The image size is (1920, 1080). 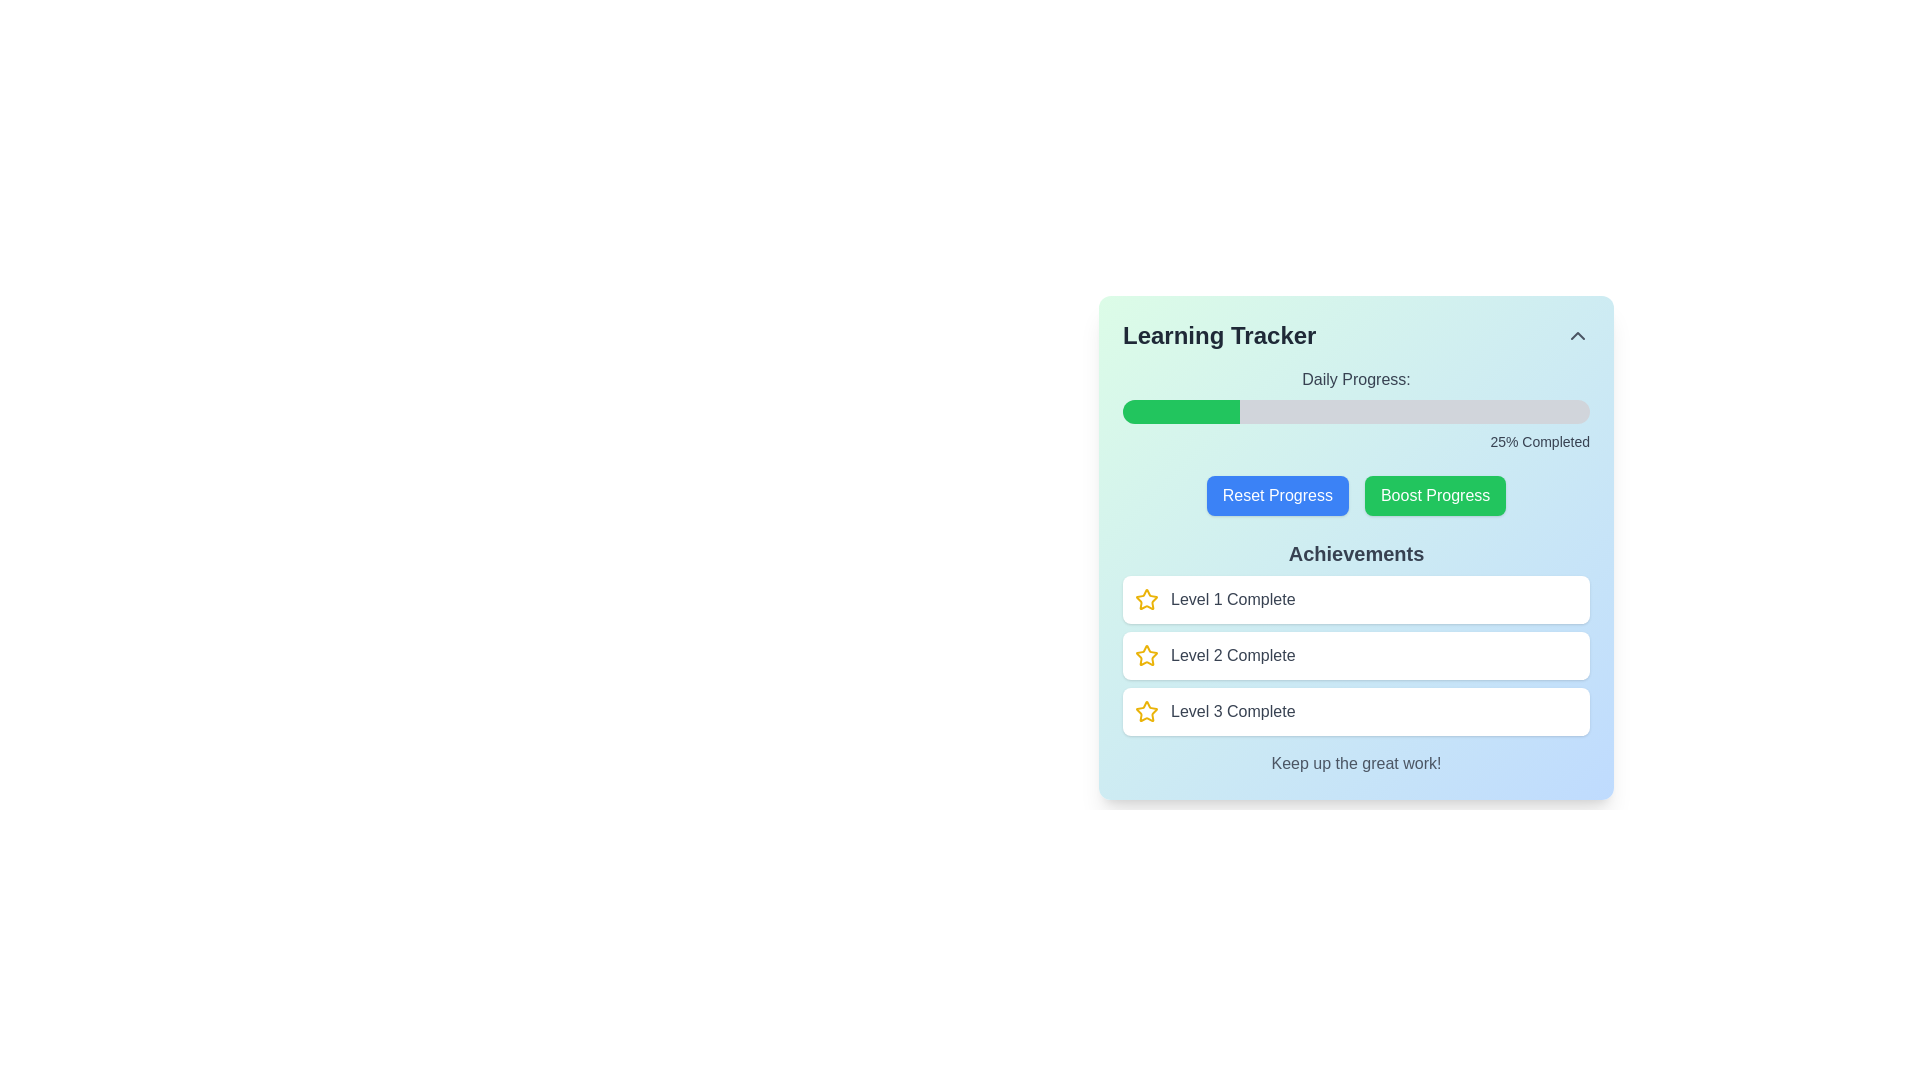 I want to click on the highlighted achievement entry in the Content Display List, which is the second item indicating 'Level 2 Complete', so click(x=1356, y=637).